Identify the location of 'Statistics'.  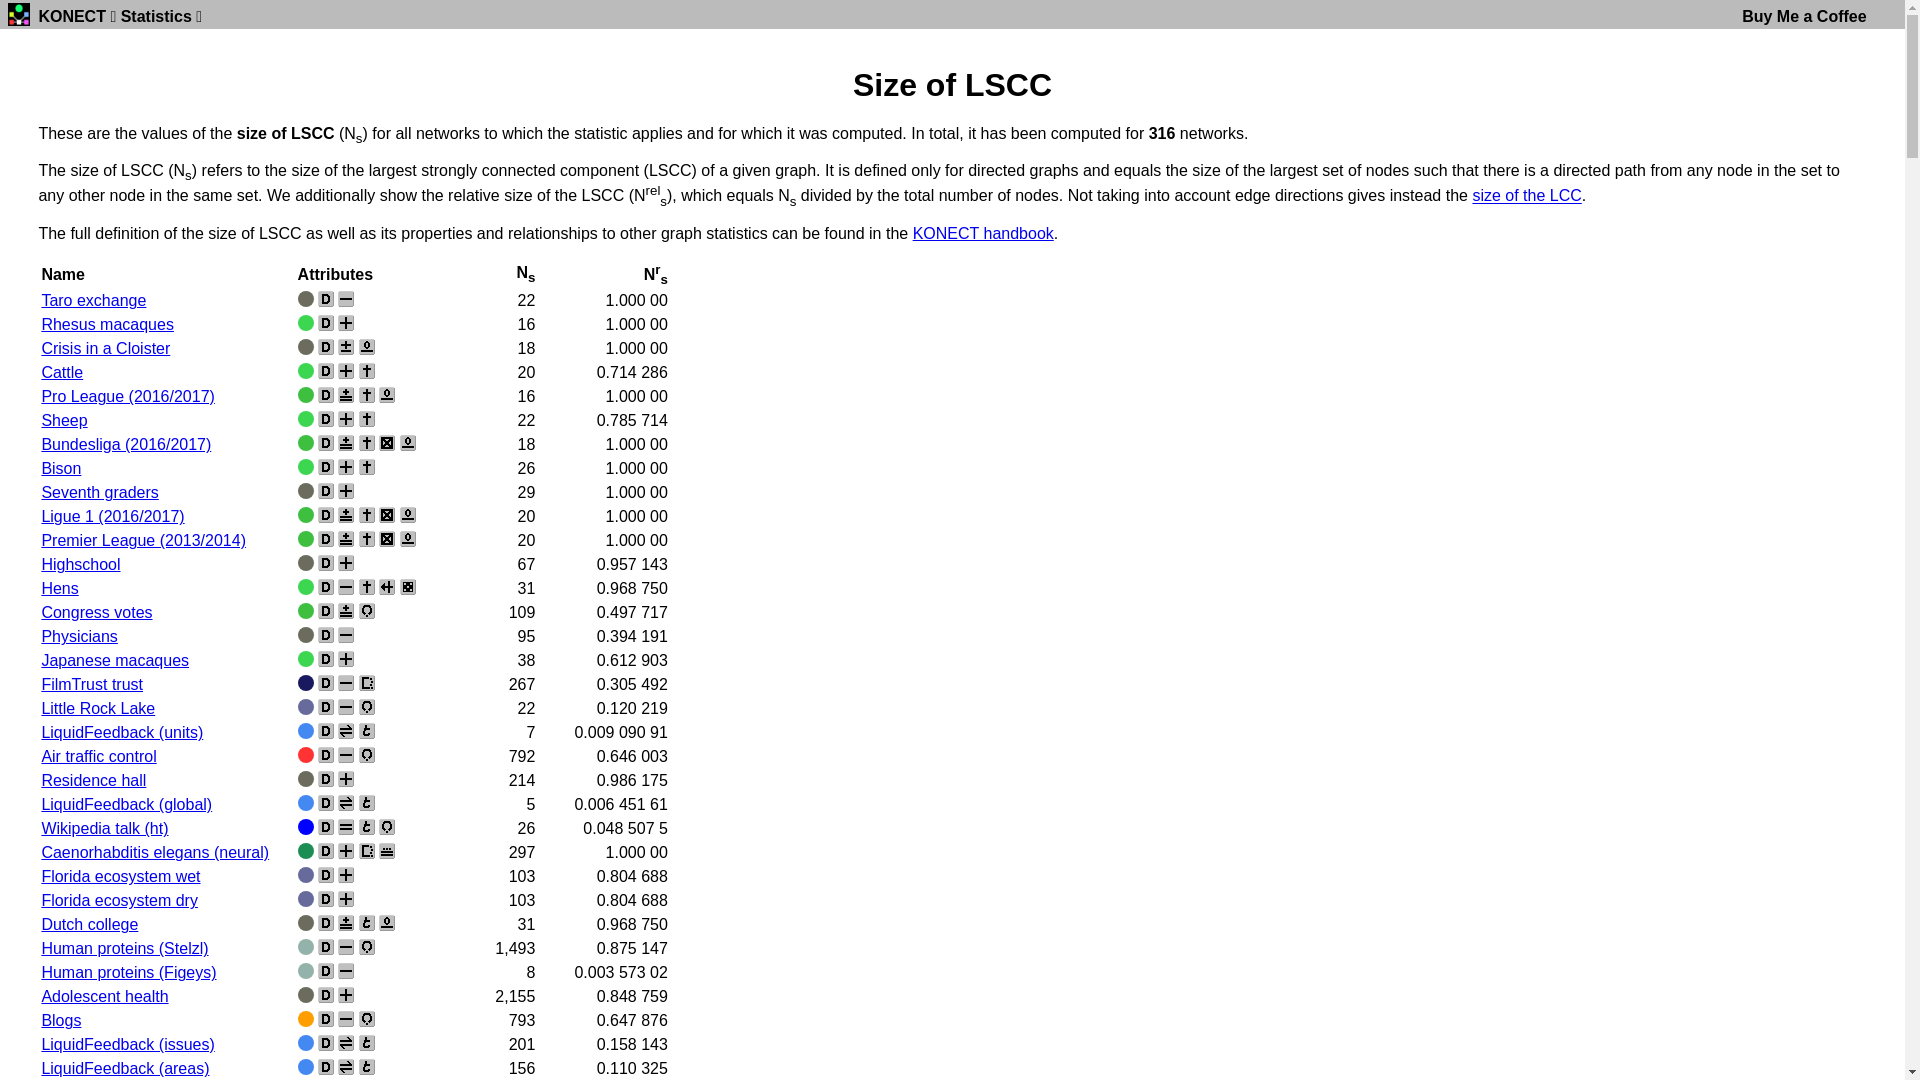
(155, 16).